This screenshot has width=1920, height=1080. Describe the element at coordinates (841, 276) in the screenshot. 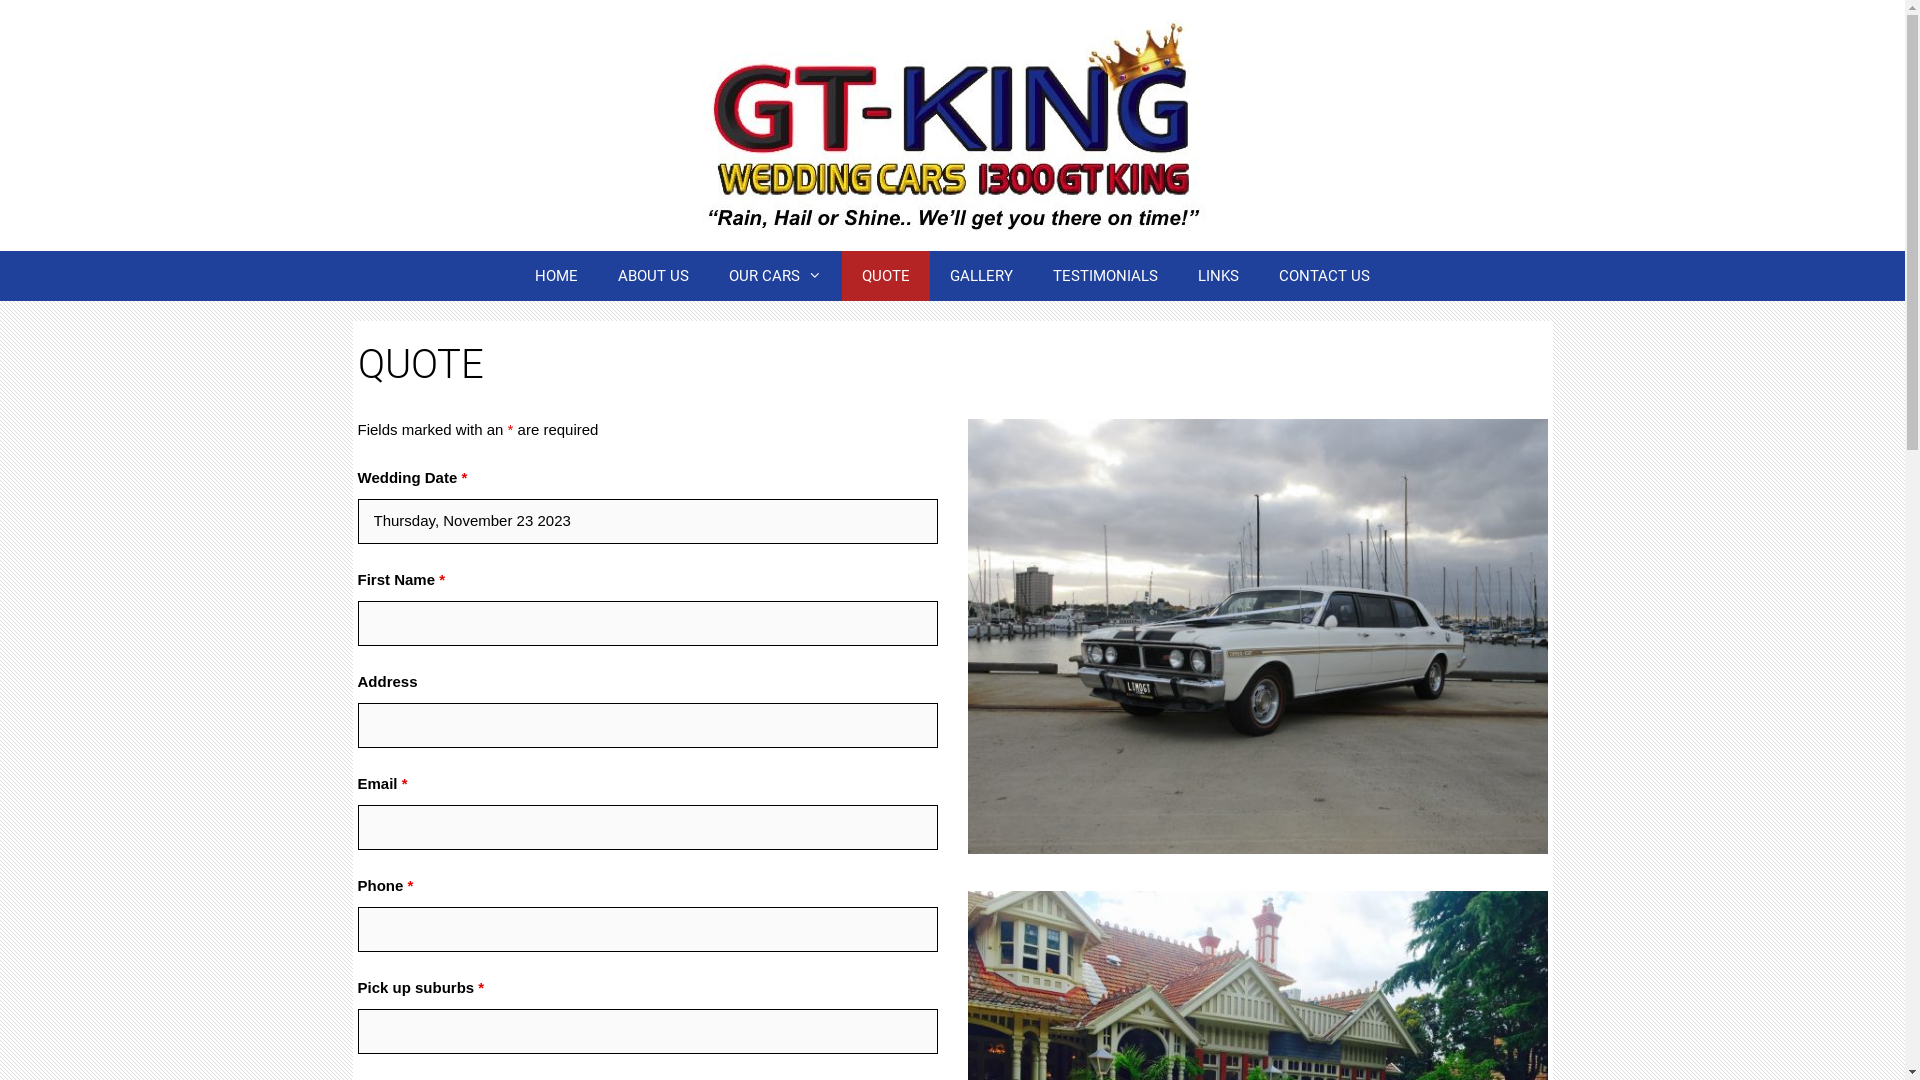

I see `'QUOTE'` at that location.